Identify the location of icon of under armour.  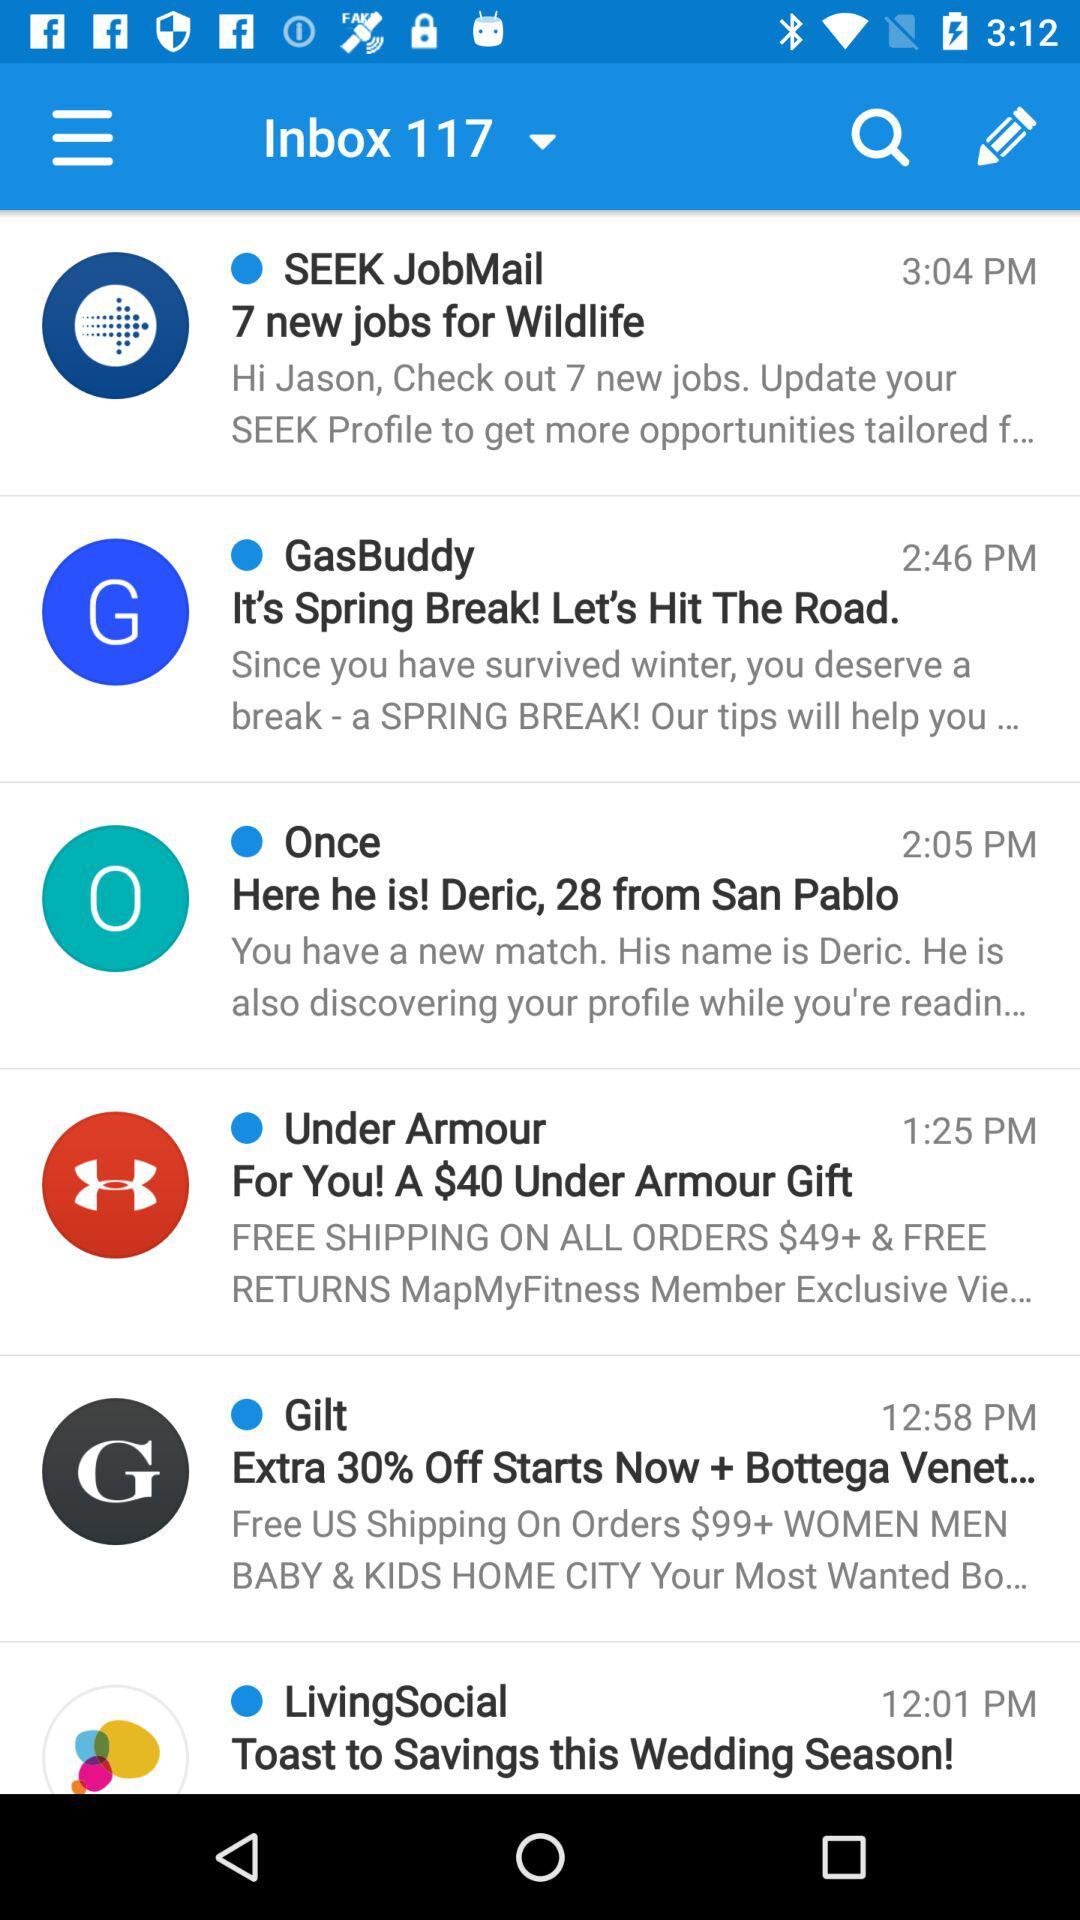
(115, 1185).